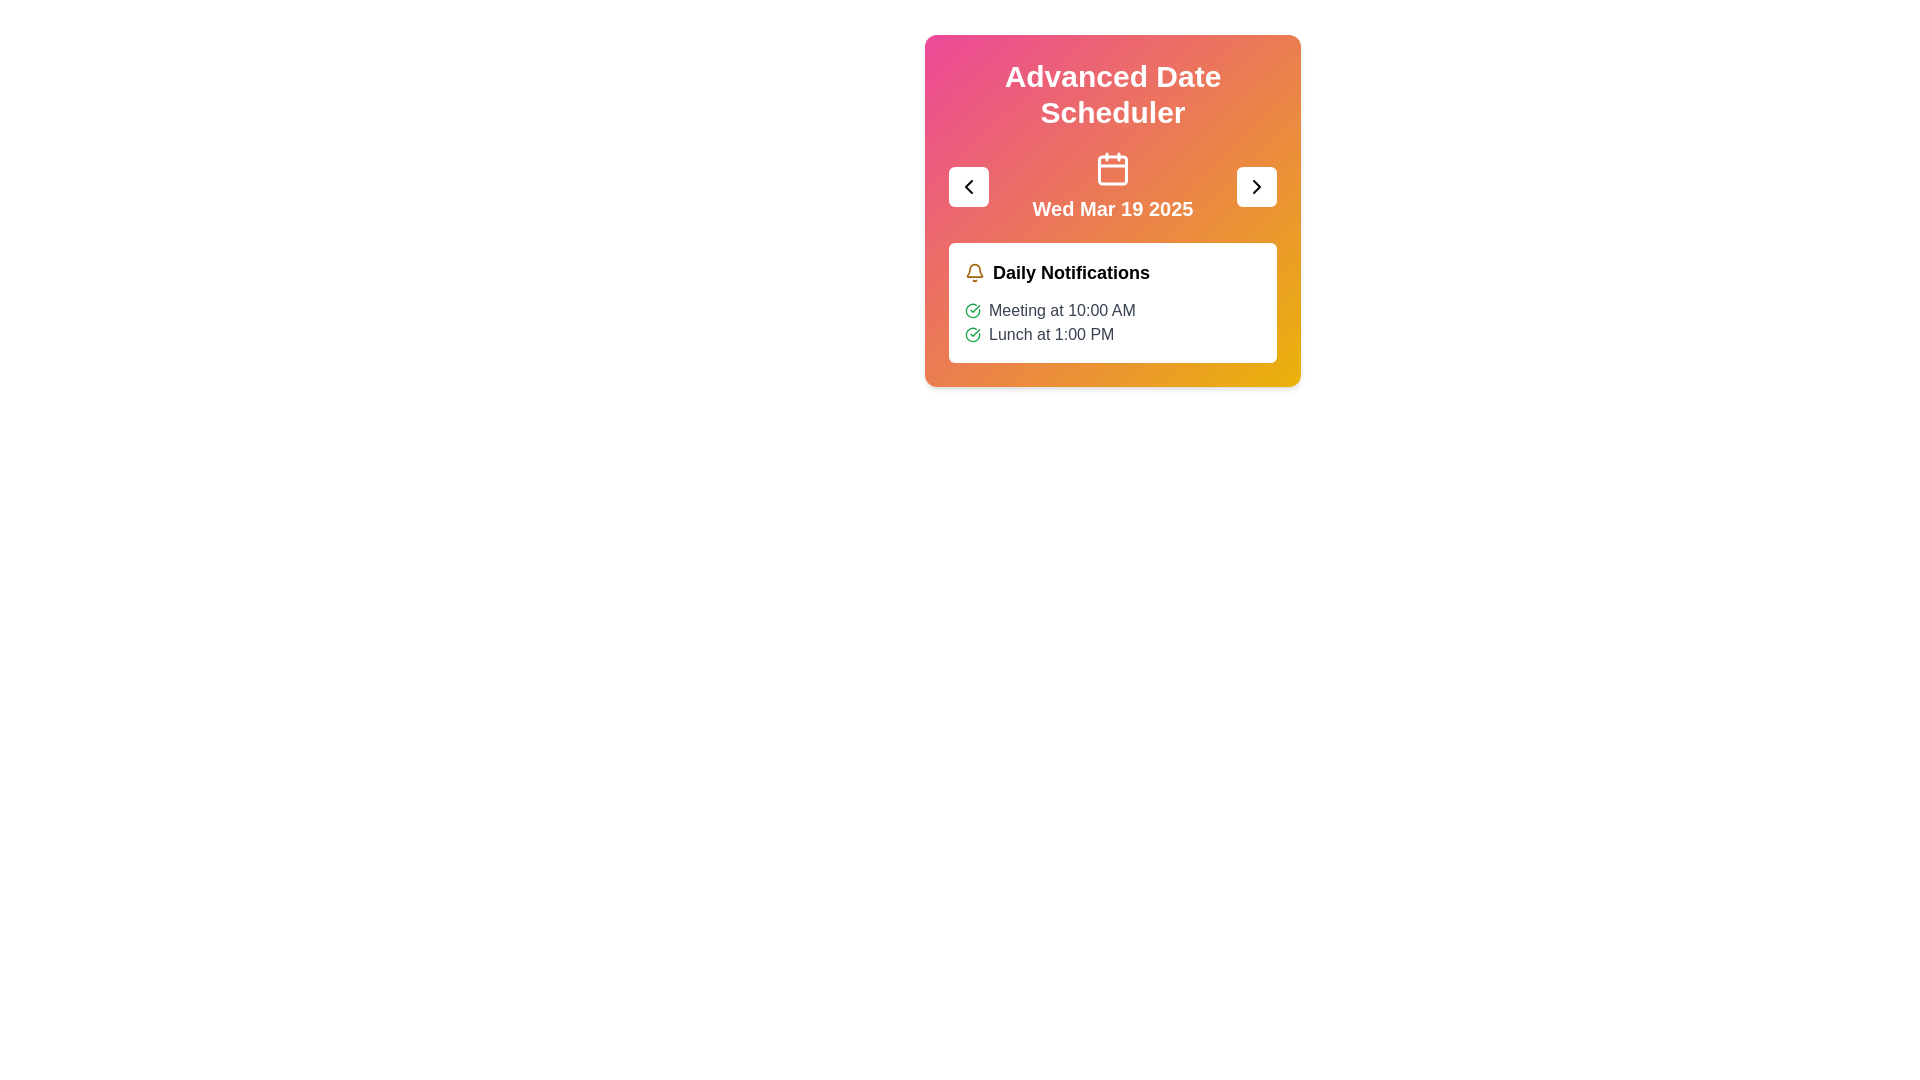  Describe the element at coordinates (1256, 186) in the screenshot. I see `the chevron icon button, which is styled in black and located in the top-right corner of the main card, adjacent to the date display` at that location.